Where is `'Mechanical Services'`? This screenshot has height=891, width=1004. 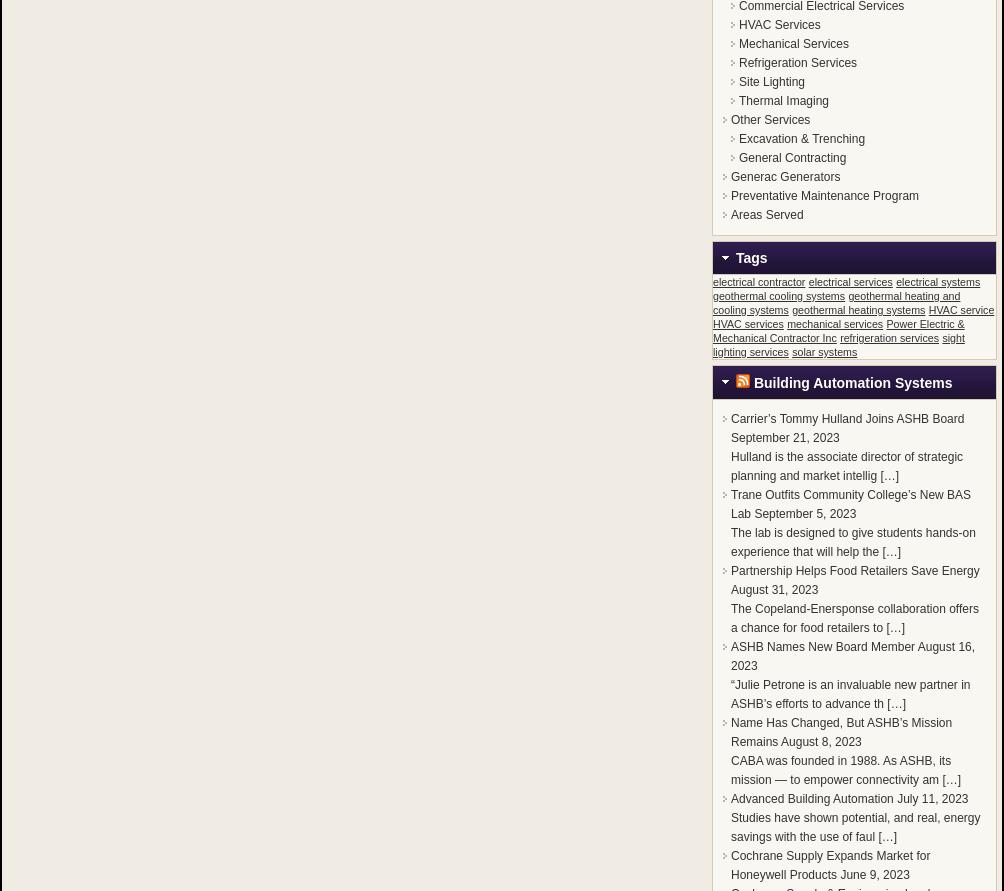
'Mechanical Services' is located at coordinates (793, 44).